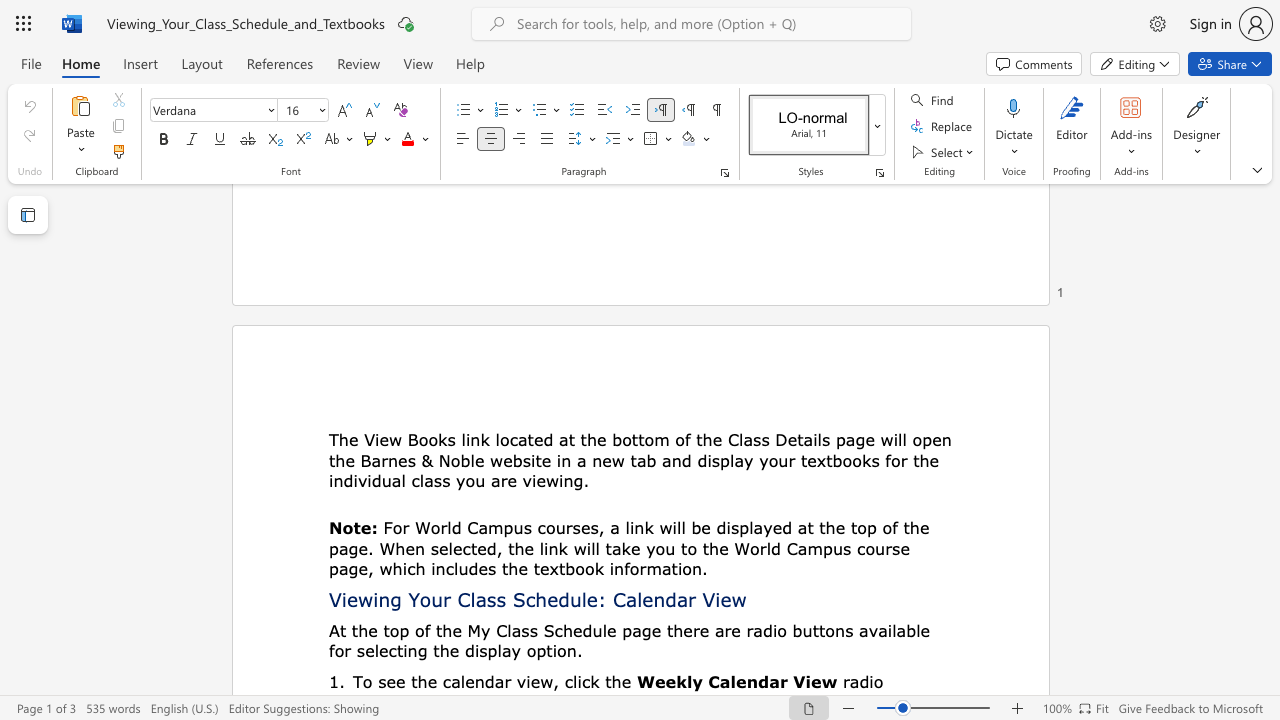  What do you see at coordinates (473, 680) in the screenshot?
I see `the subset text "ndar view, click th" within the text "To see the calendar view, click the"` at bounding box center [473, 680].